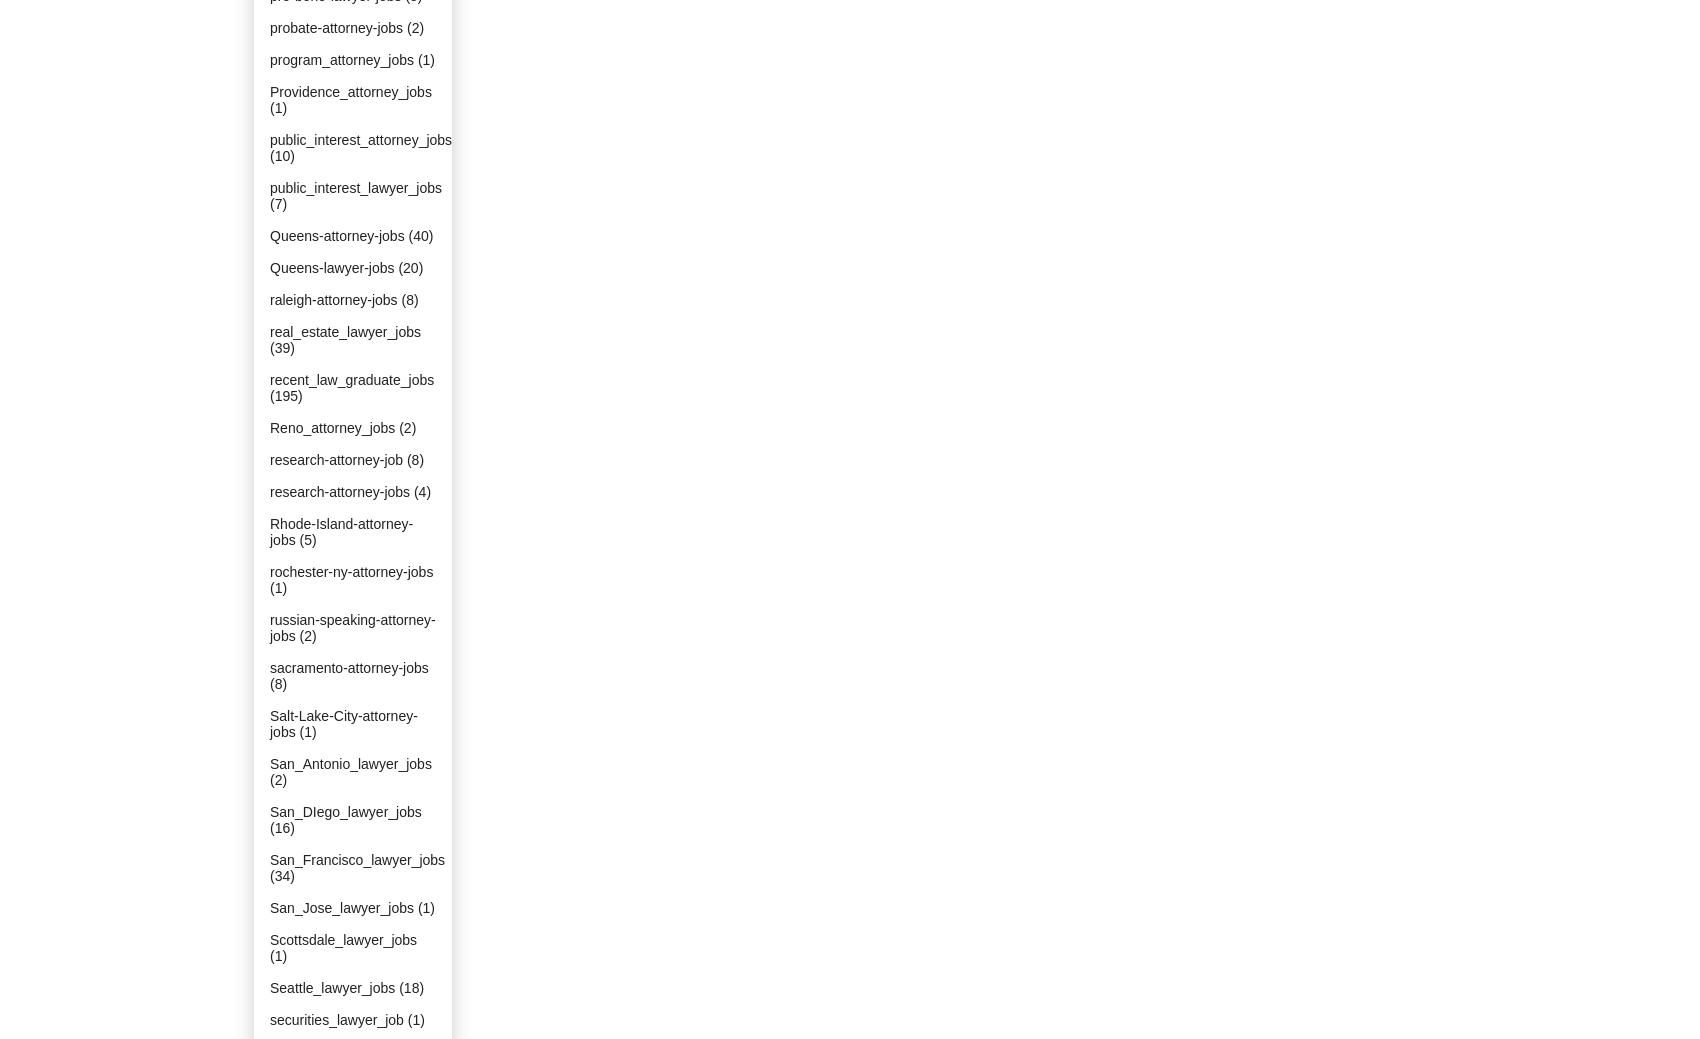 This screenshot has width=1700, height=1039. Describe the element at coordinates (307, 539) in the screenshot. I see `'(5)'` at that location.